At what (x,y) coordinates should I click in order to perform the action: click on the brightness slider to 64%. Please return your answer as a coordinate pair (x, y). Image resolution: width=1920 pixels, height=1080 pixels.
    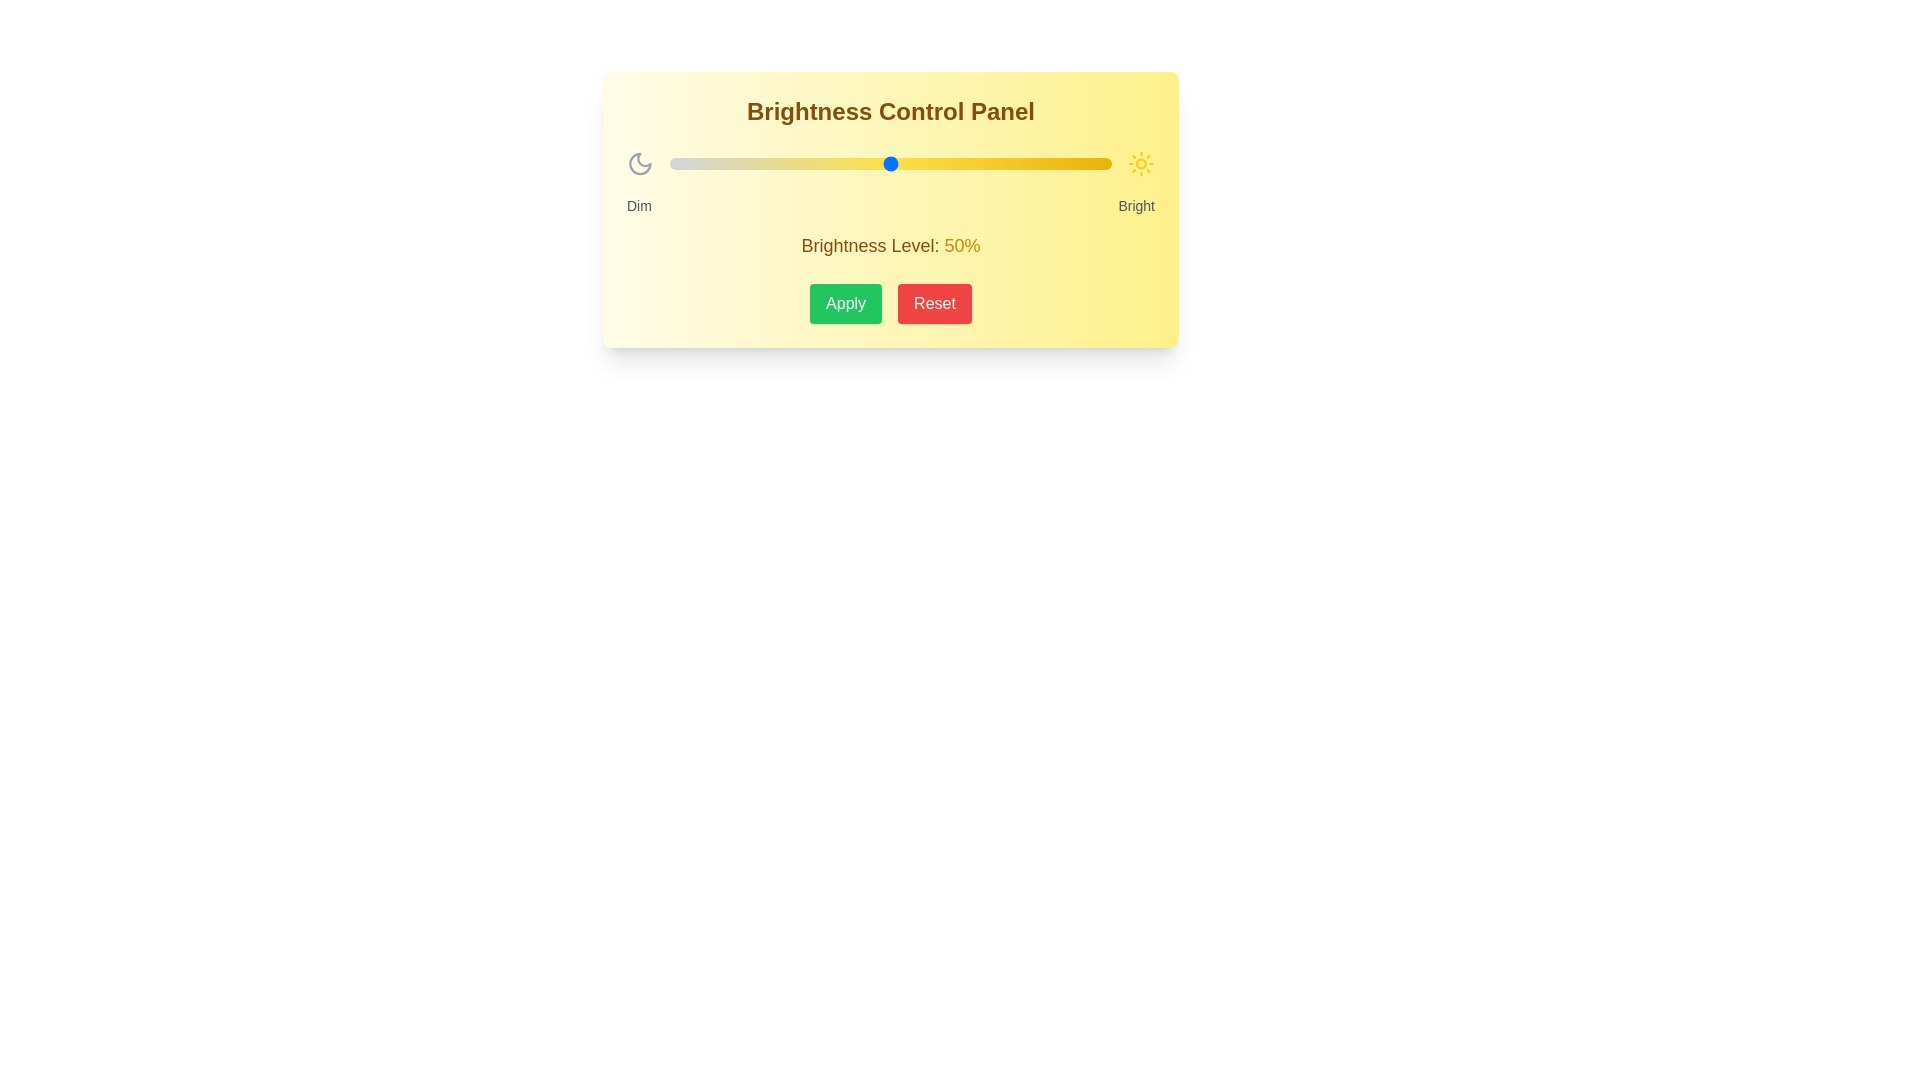
    Looking at the image, I should click on (951, 163).